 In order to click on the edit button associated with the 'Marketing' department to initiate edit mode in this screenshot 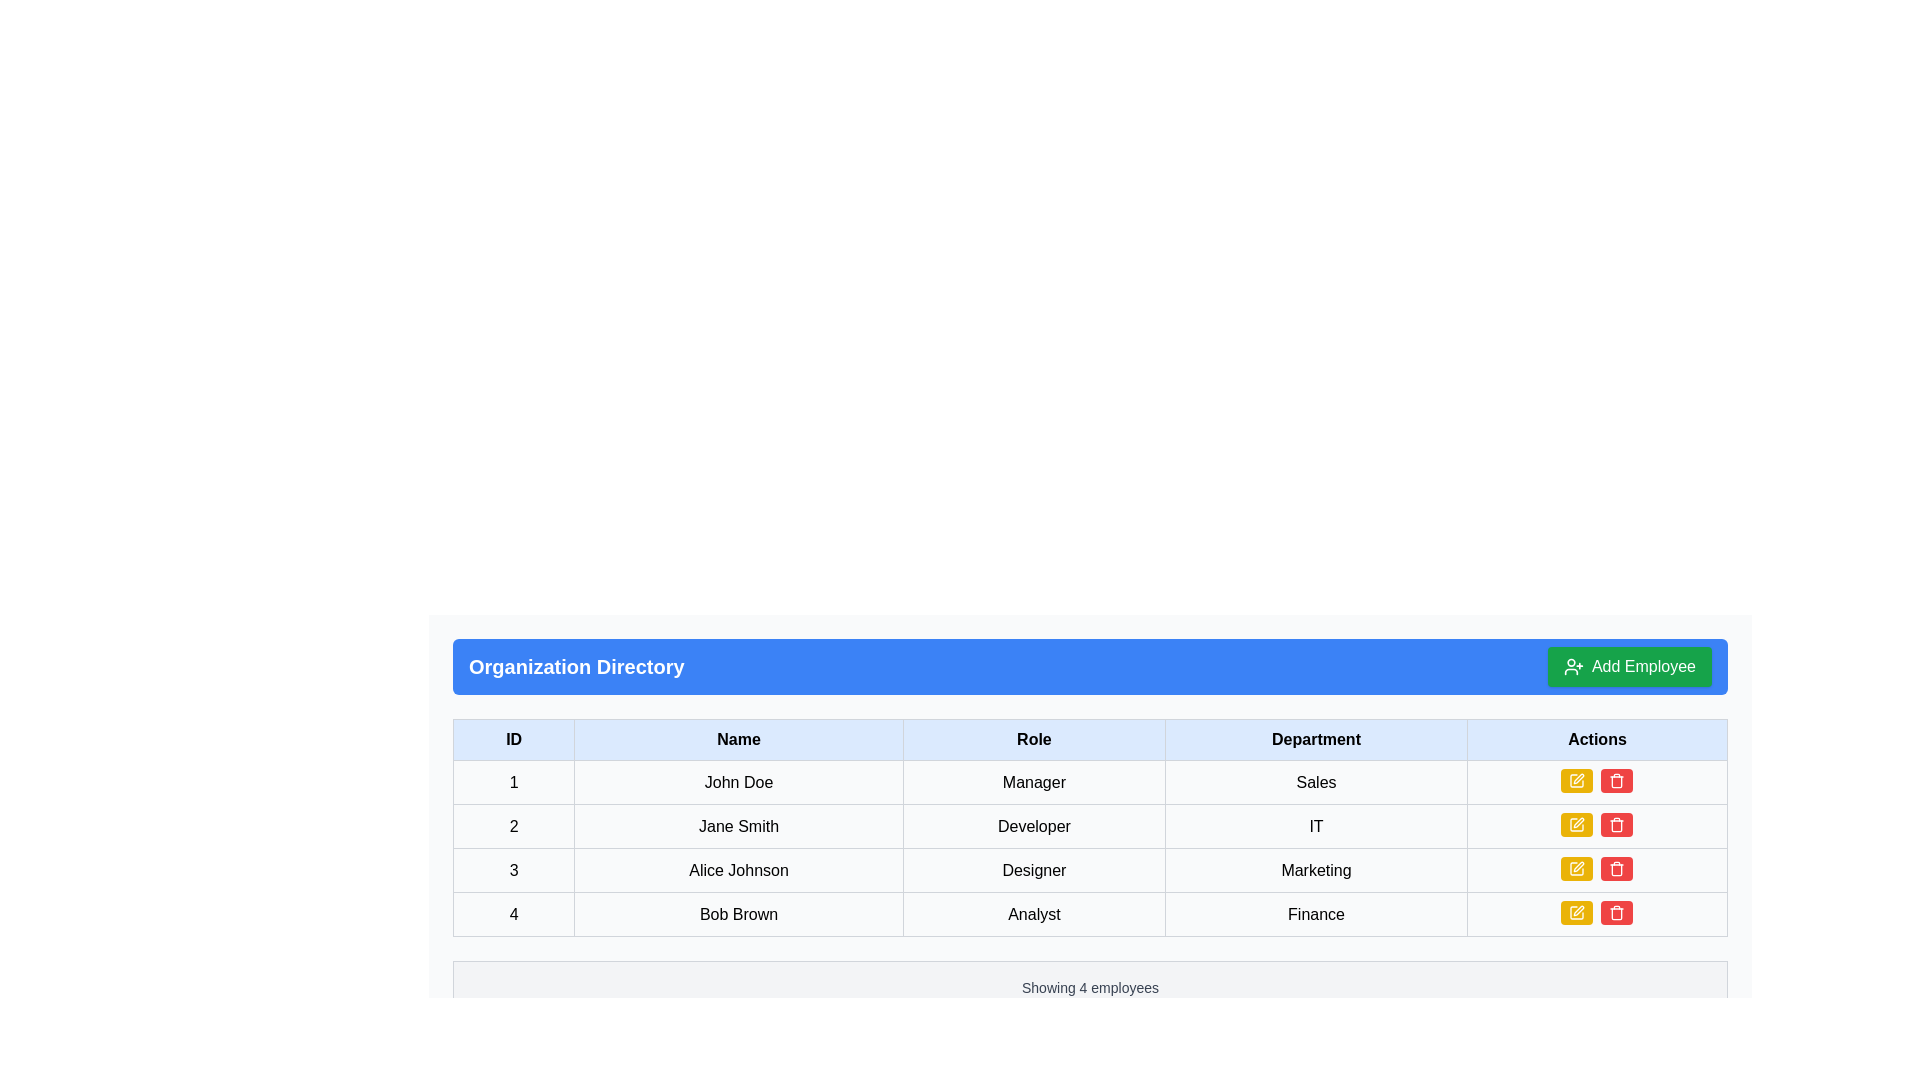, I will do `click(1576, 867)`.